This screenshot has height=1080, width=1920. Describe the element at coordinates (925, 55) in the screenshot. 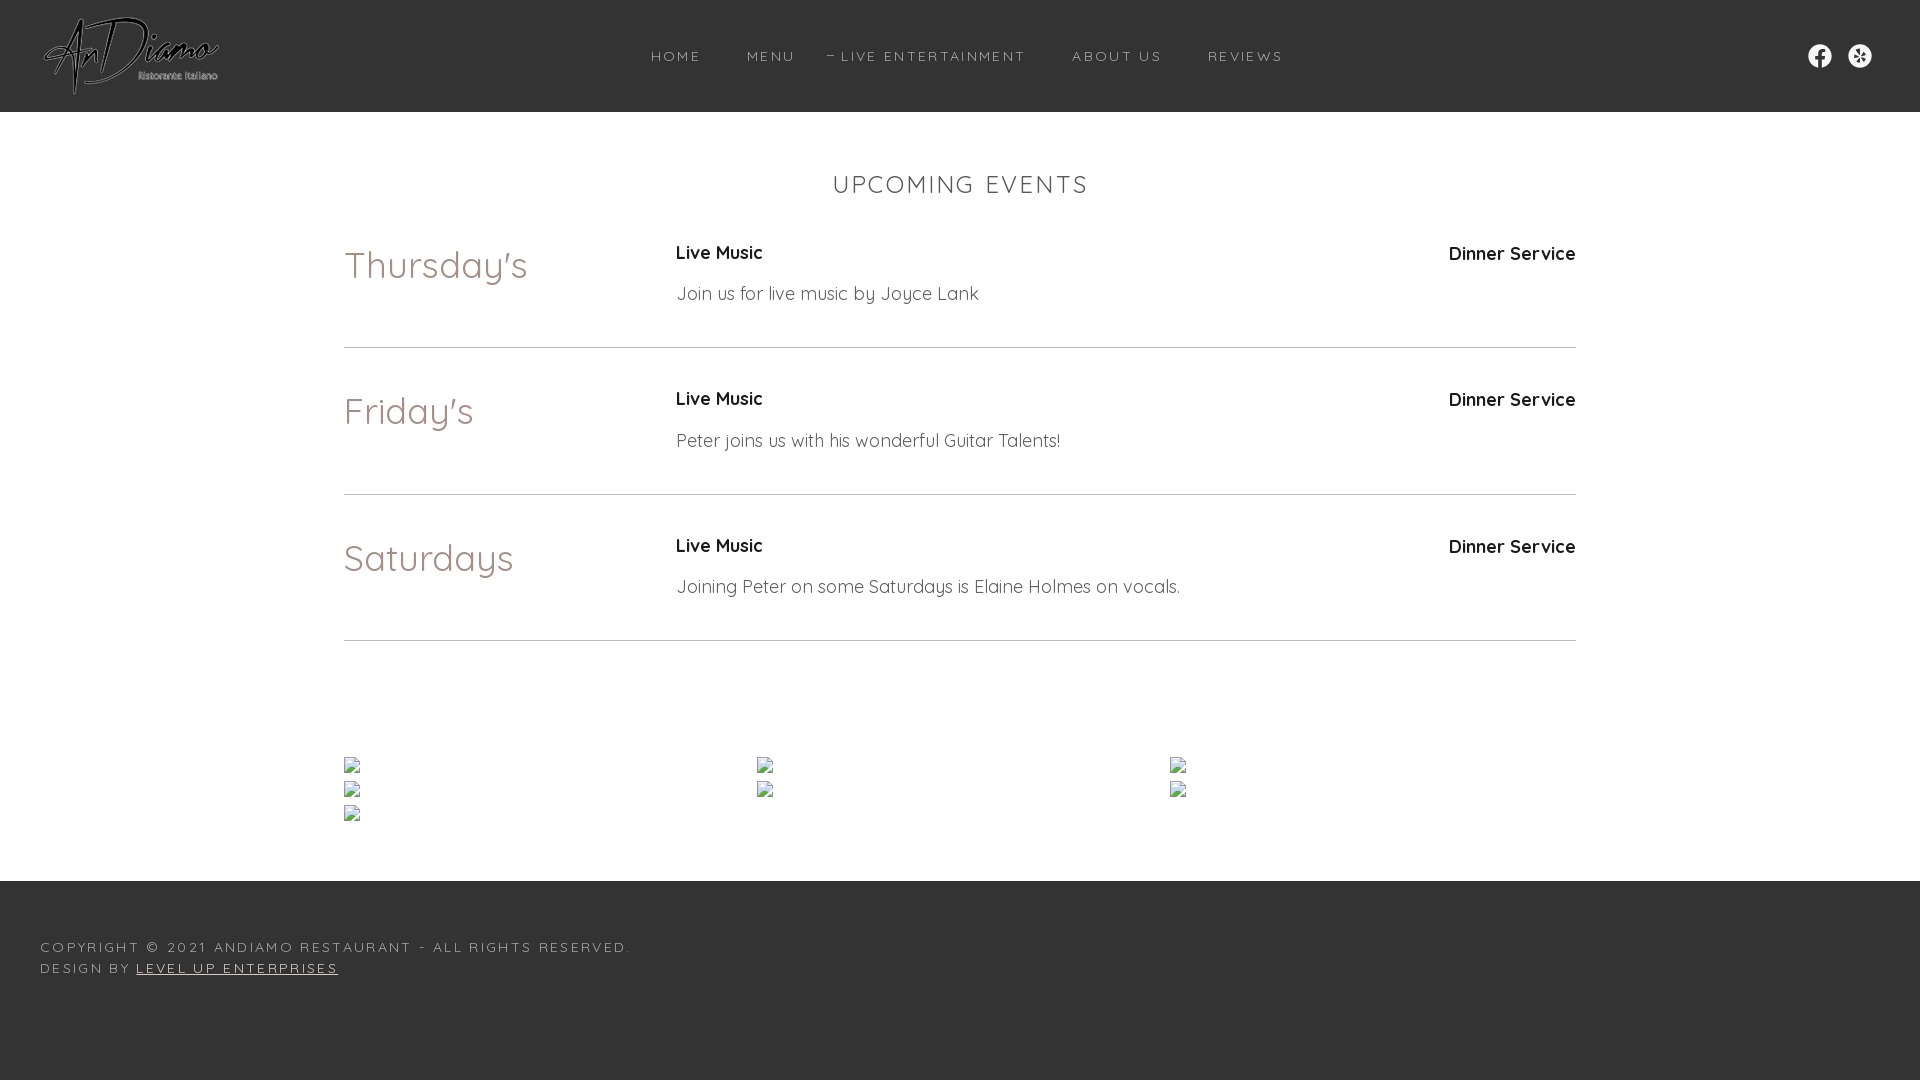

I see `'LIVE ENTERTAINMENT'` at that location.